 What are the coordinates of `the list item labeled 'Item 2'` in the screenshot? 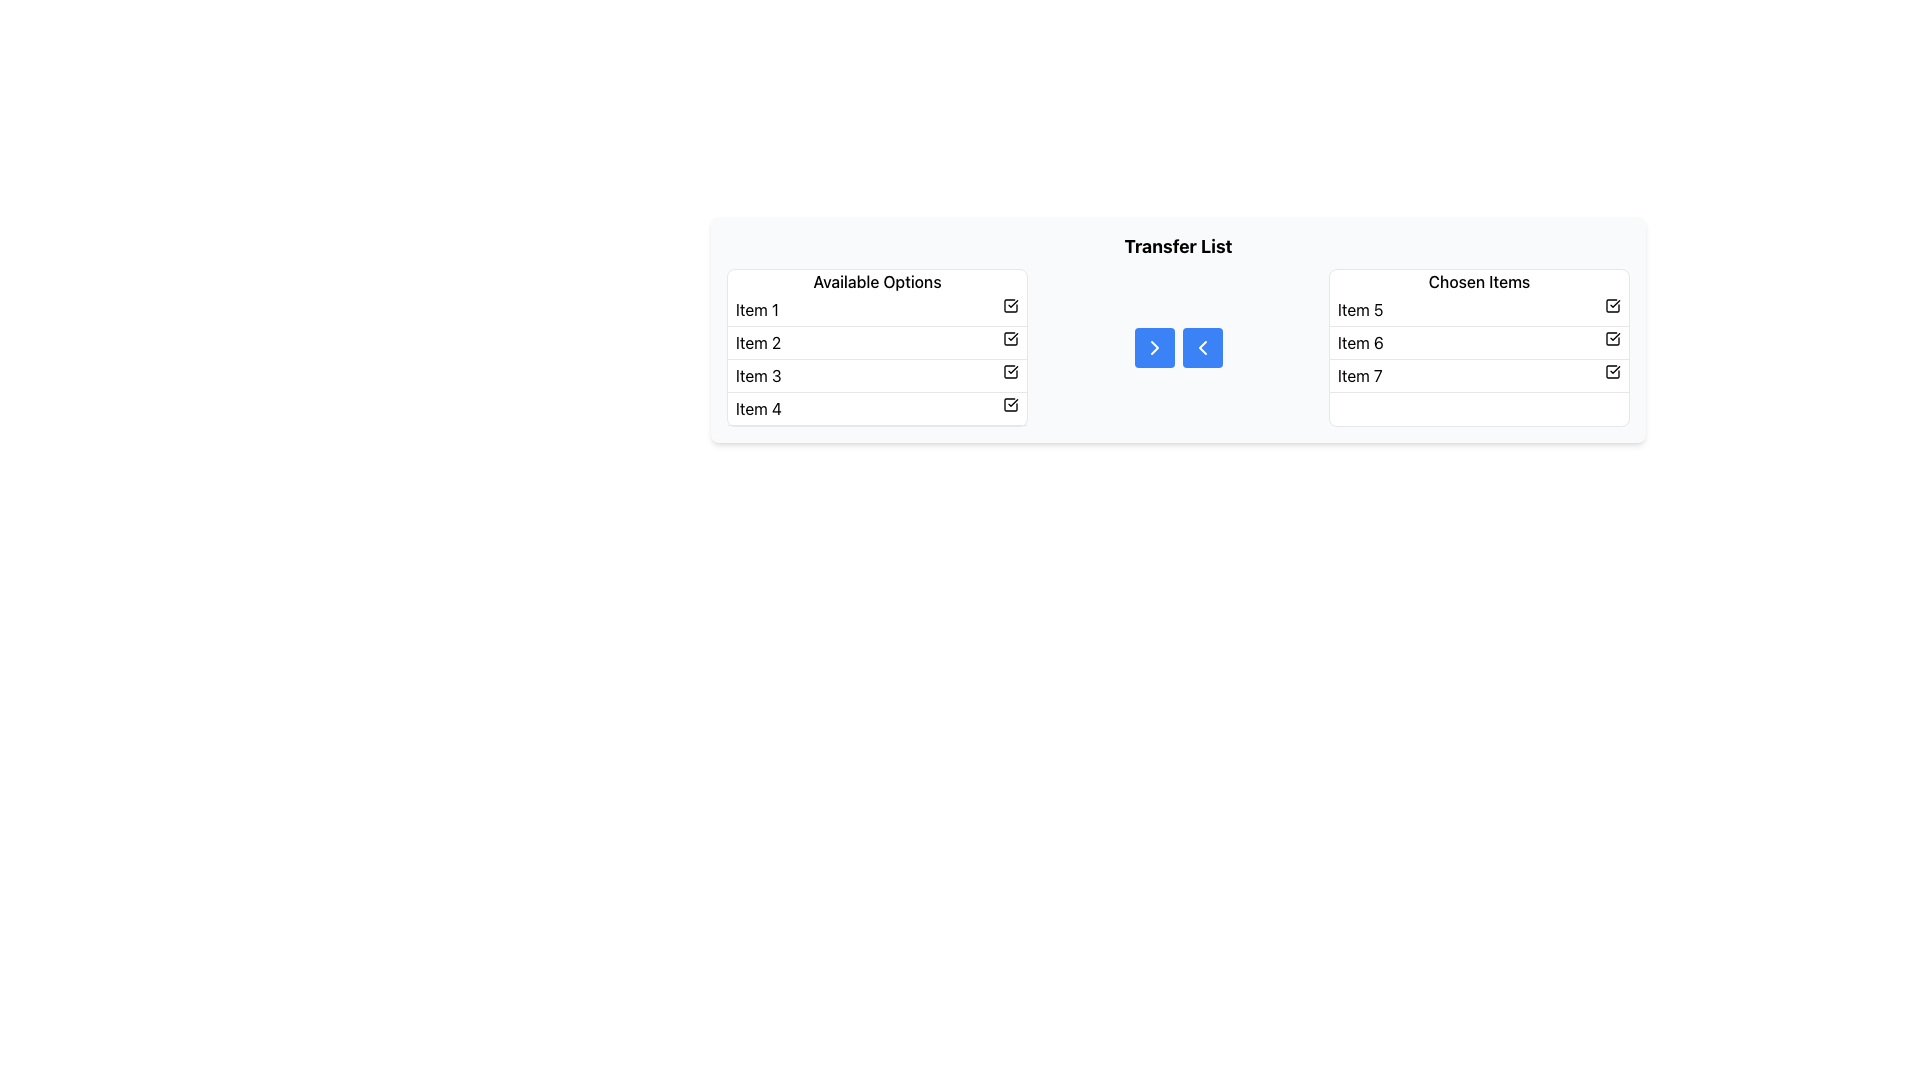 It's located at (877, 342).